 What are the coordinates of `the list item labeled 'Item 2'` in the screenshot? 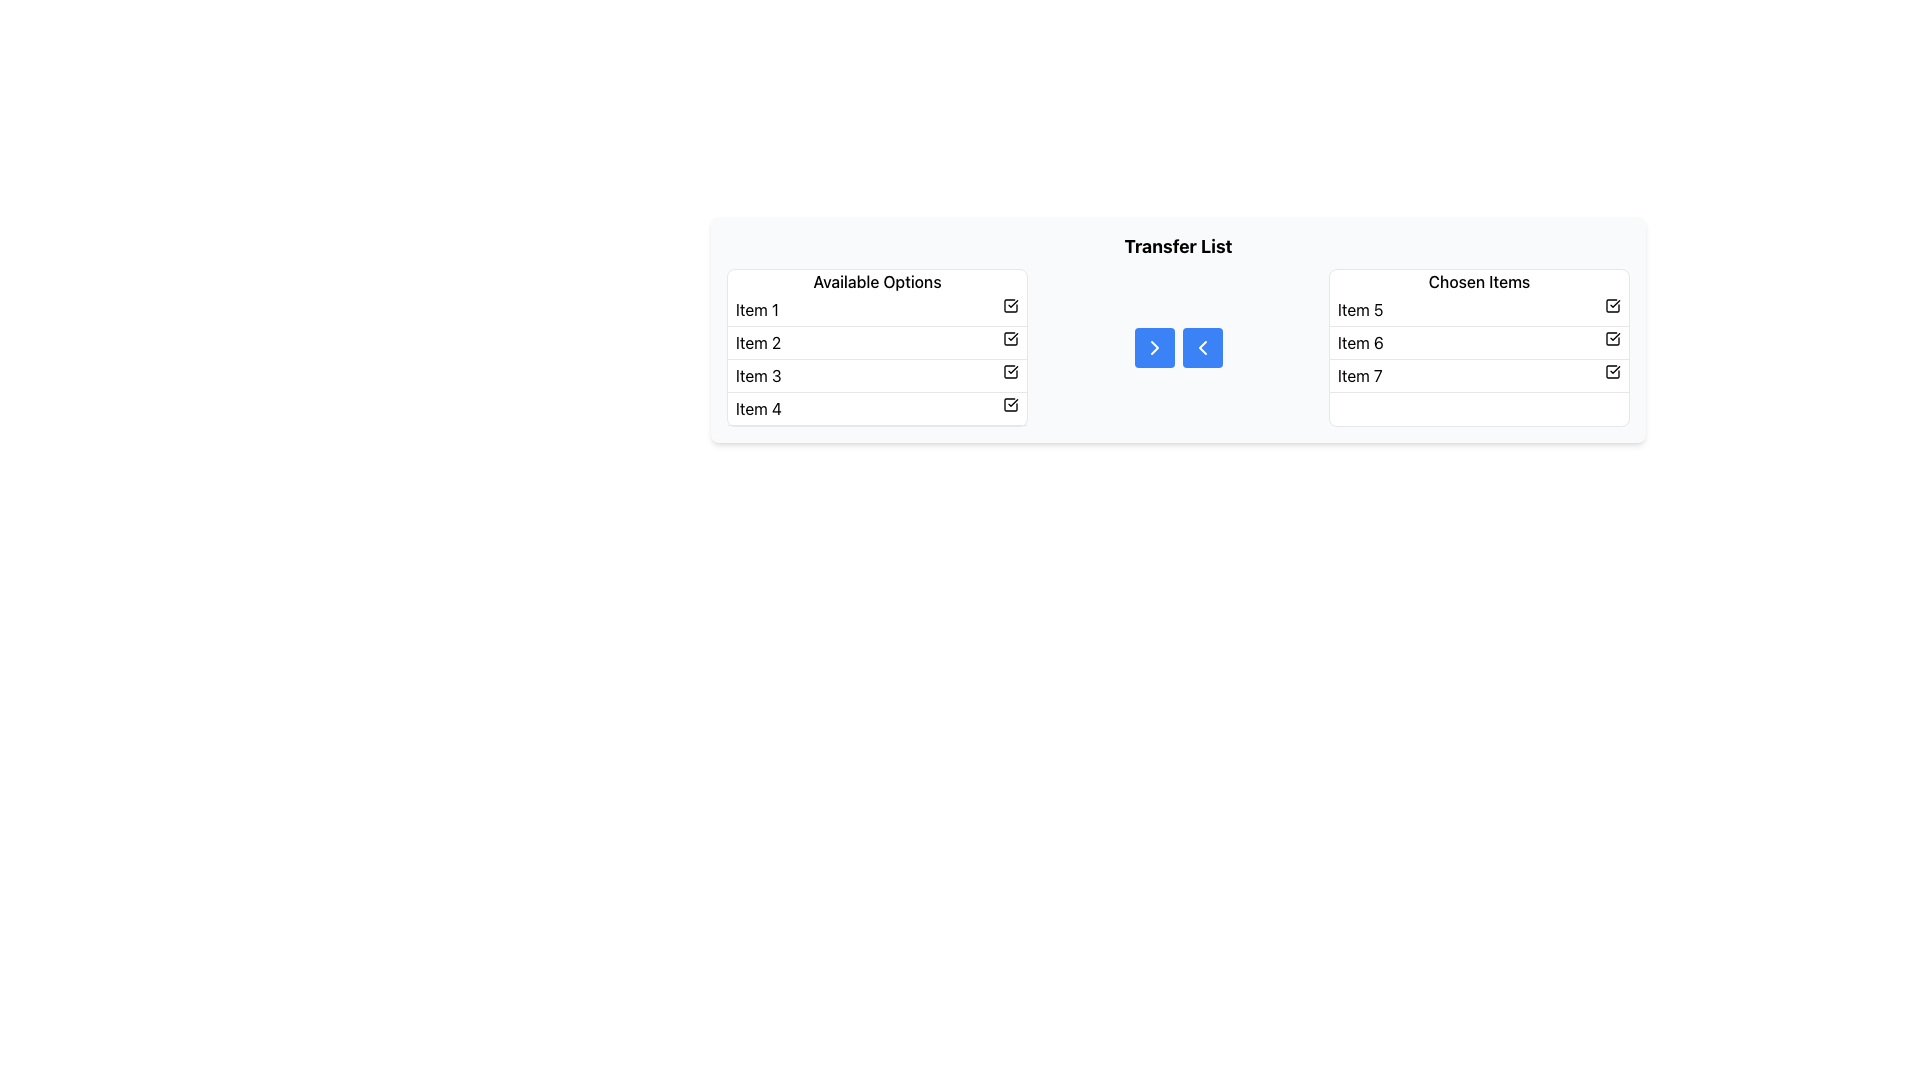 It's located at (877, 342).